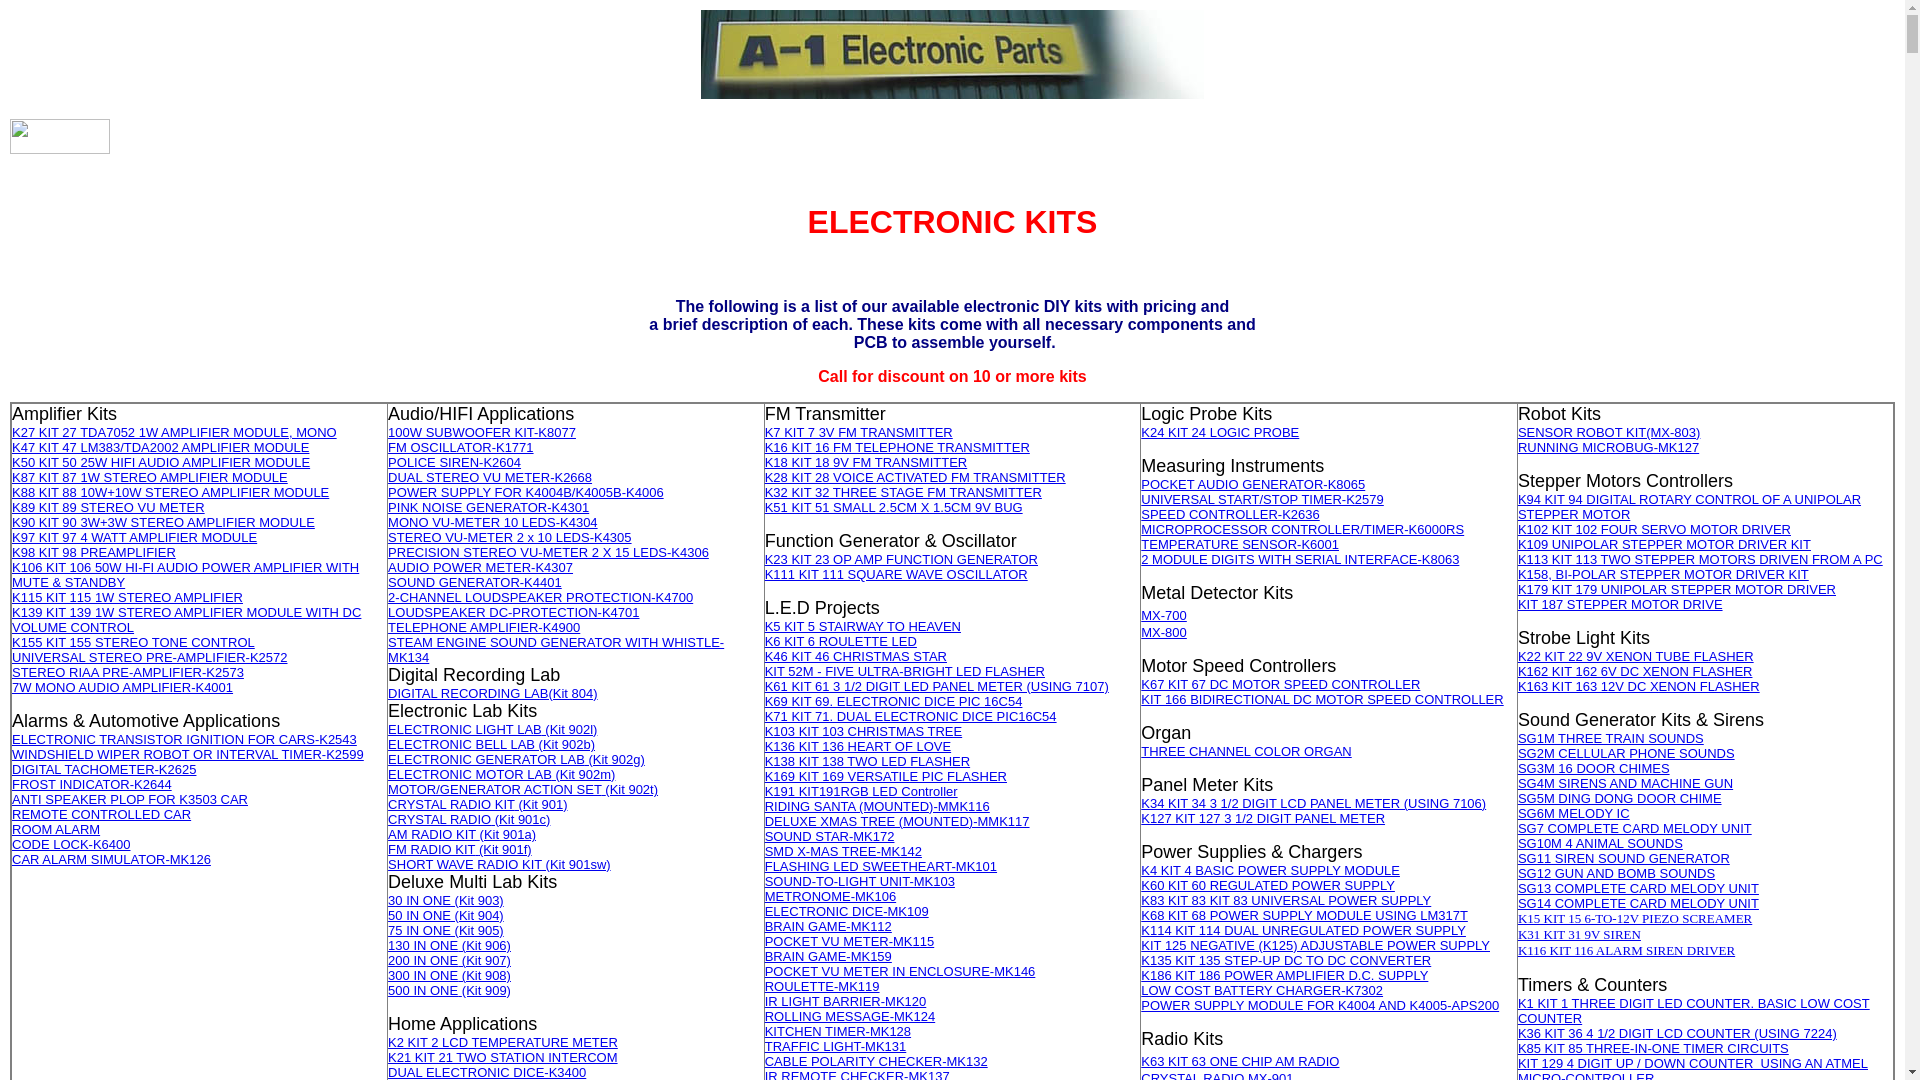 Image resolution: width=1920 pixels, height=1080 pixels. Describe the element at coordinates (474, 582) in the screenshot. I see `'SOUND GENERATOR-K4401'` at that location.